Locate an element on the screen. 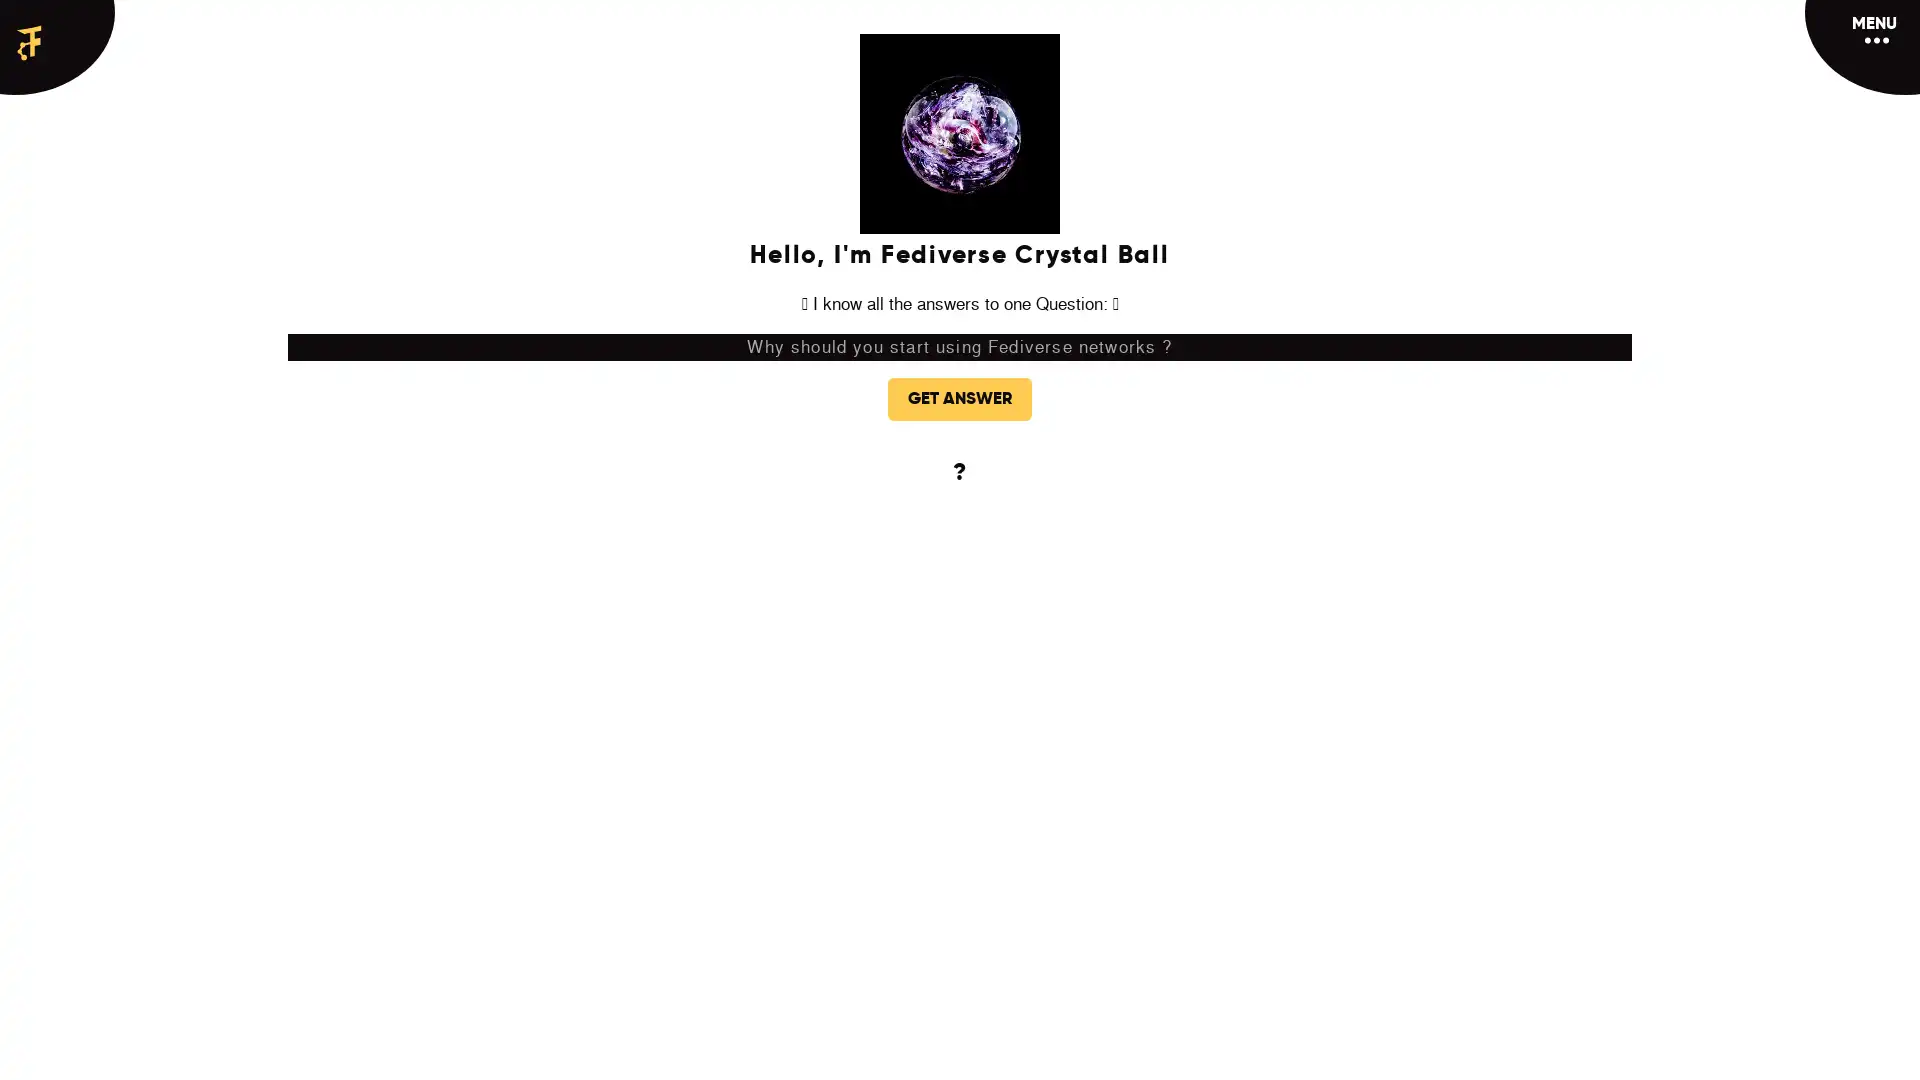  GET ANSWER is located at coordinates (960, 398).